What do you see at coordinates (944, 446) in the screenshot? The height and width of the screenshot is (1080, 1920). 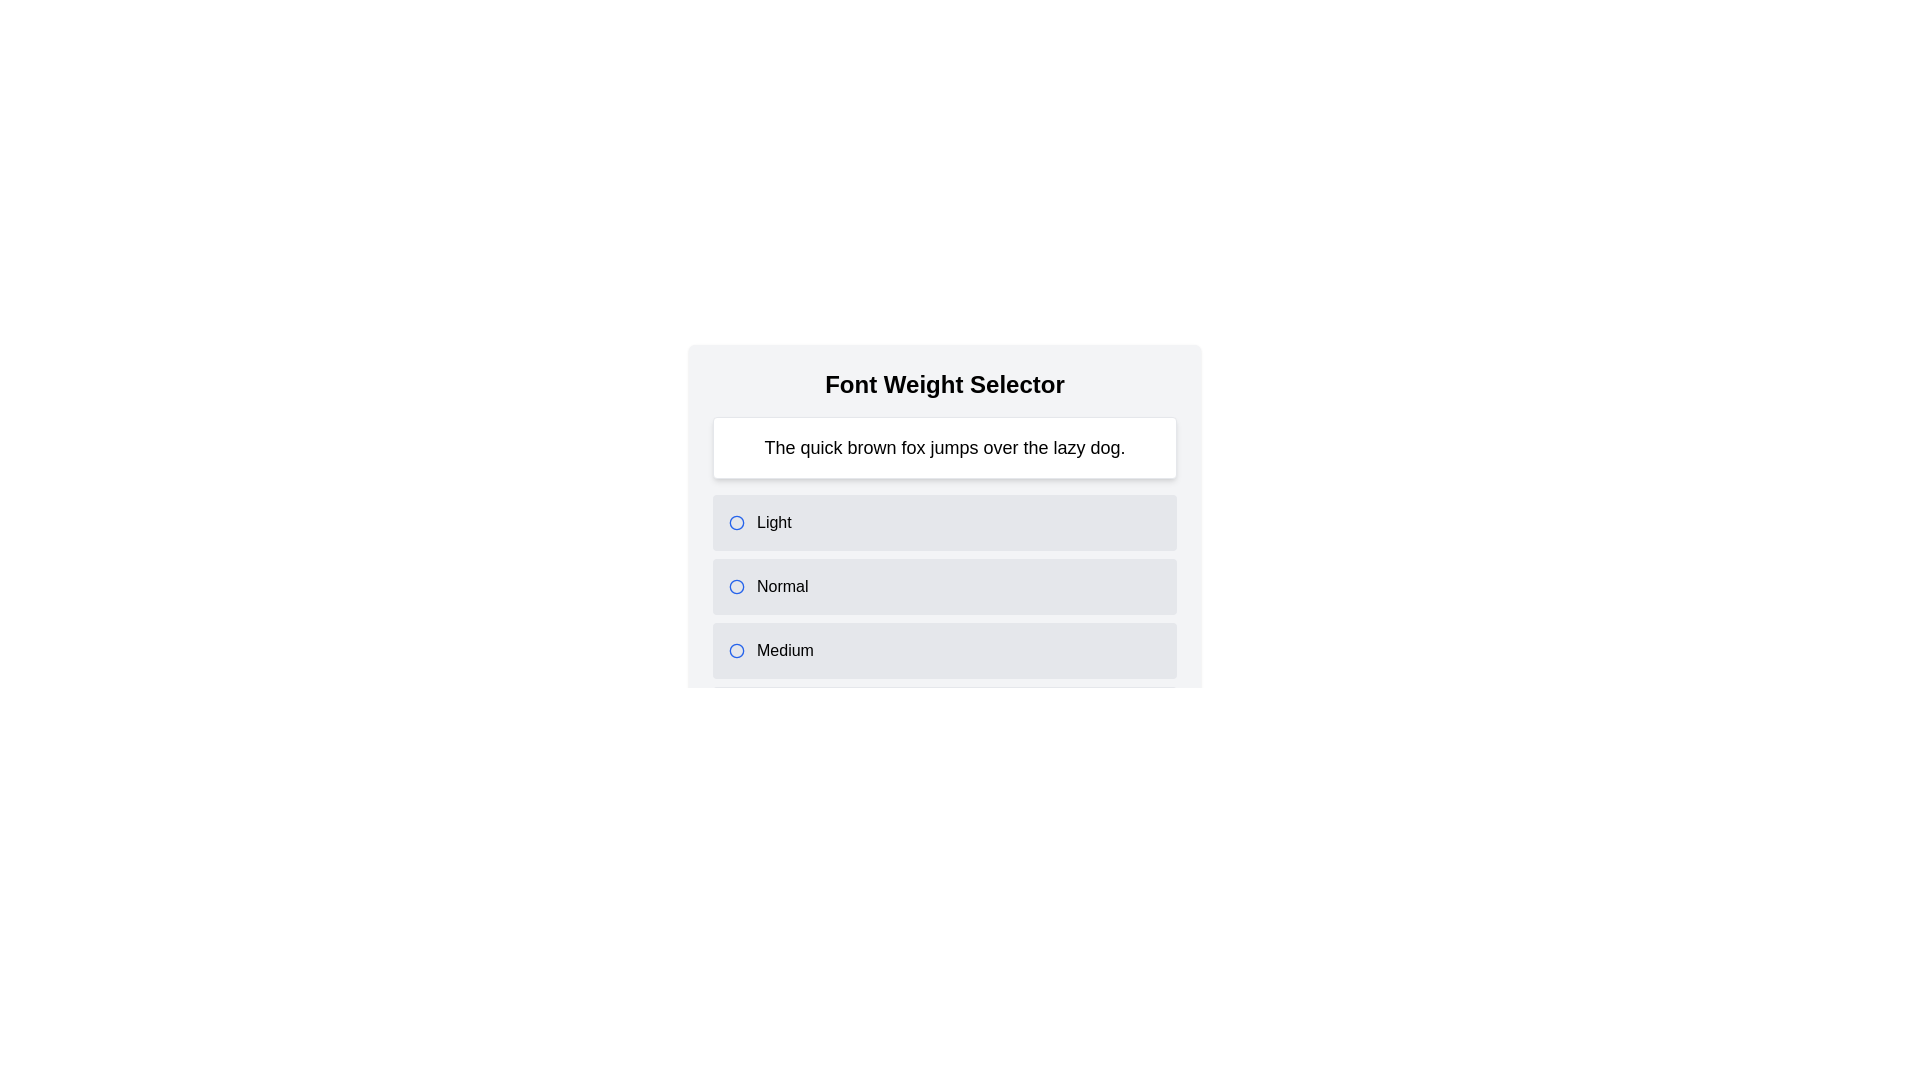 I see `the text label displaying 'The quick brown fox jumps over the lazy dog.' which is located in the upper part of the 'Font Weight Selector' section` at bounding box center [944, 446].